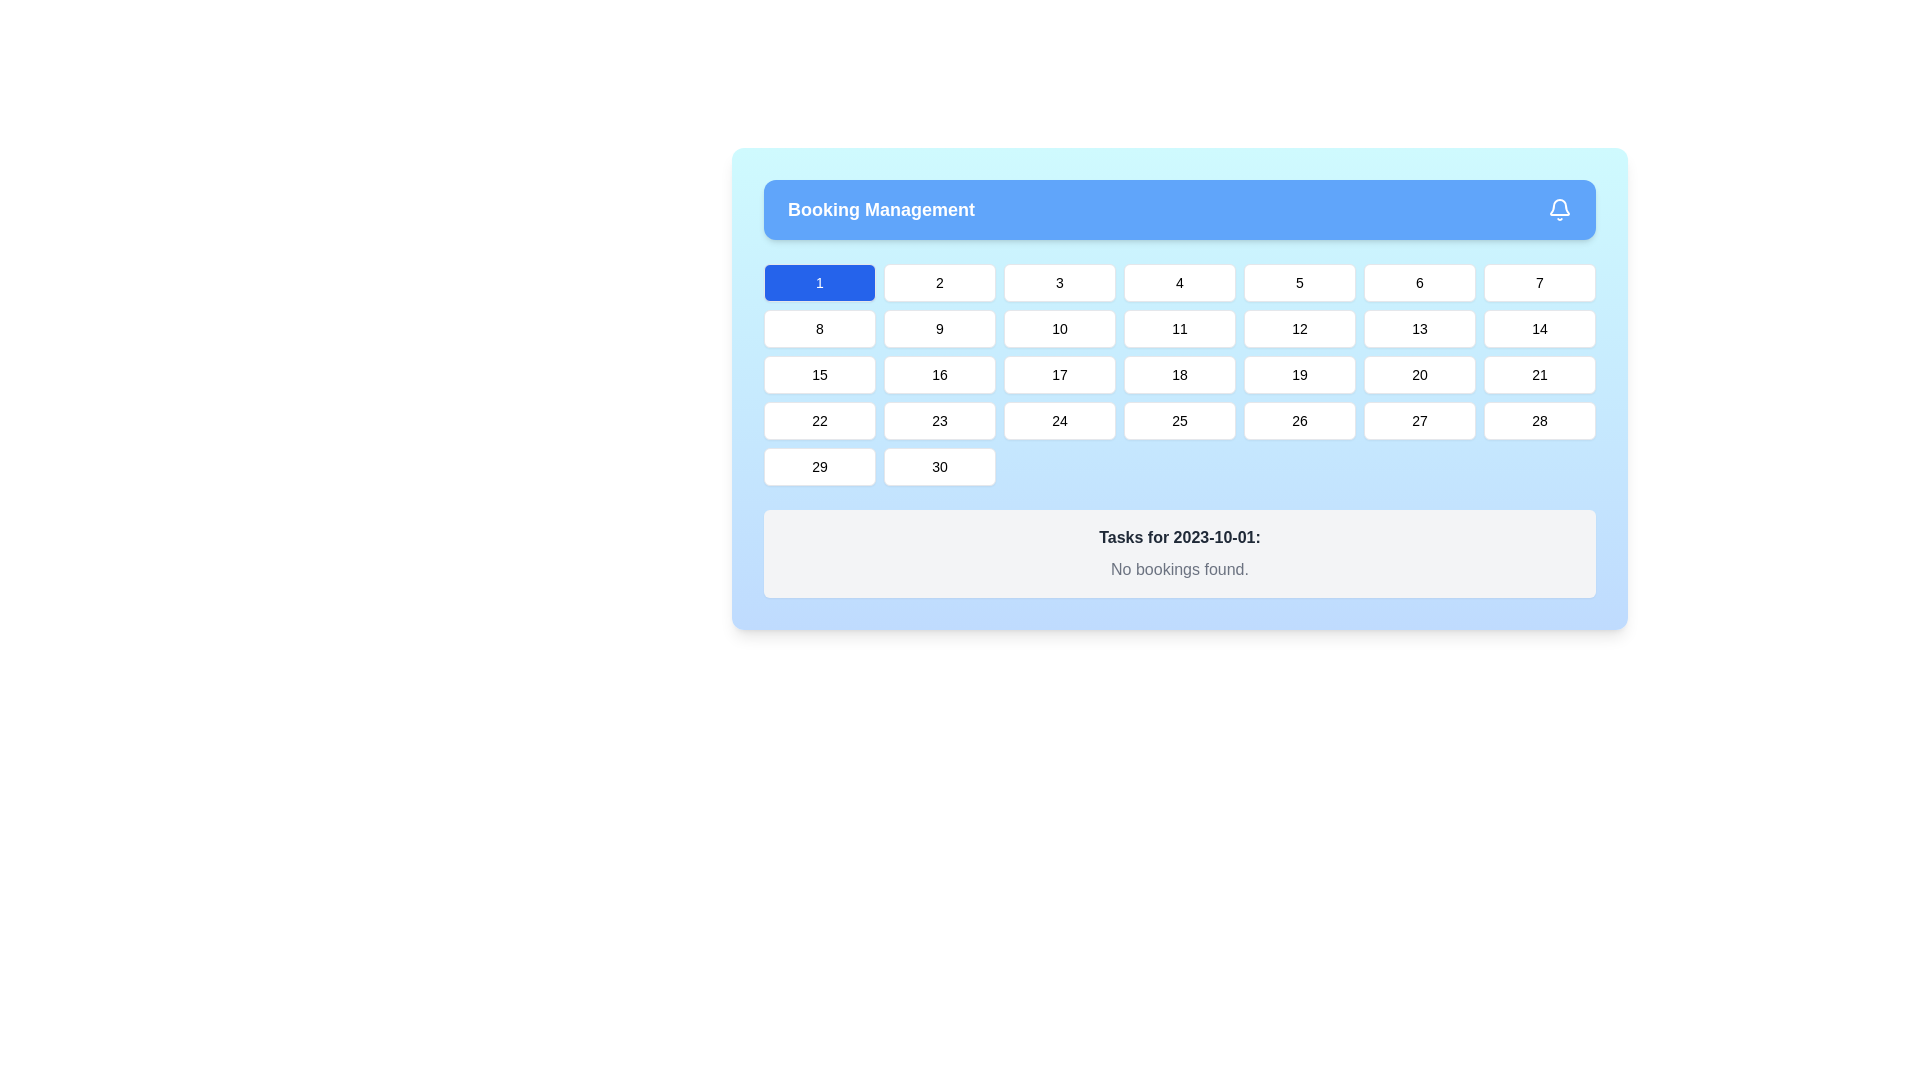  What do you see at coordinates (1539, 327) in the screenshot?
I see `the button representing the fourteenth item in a calendar grid layout` at bounding box center [1539, 327].